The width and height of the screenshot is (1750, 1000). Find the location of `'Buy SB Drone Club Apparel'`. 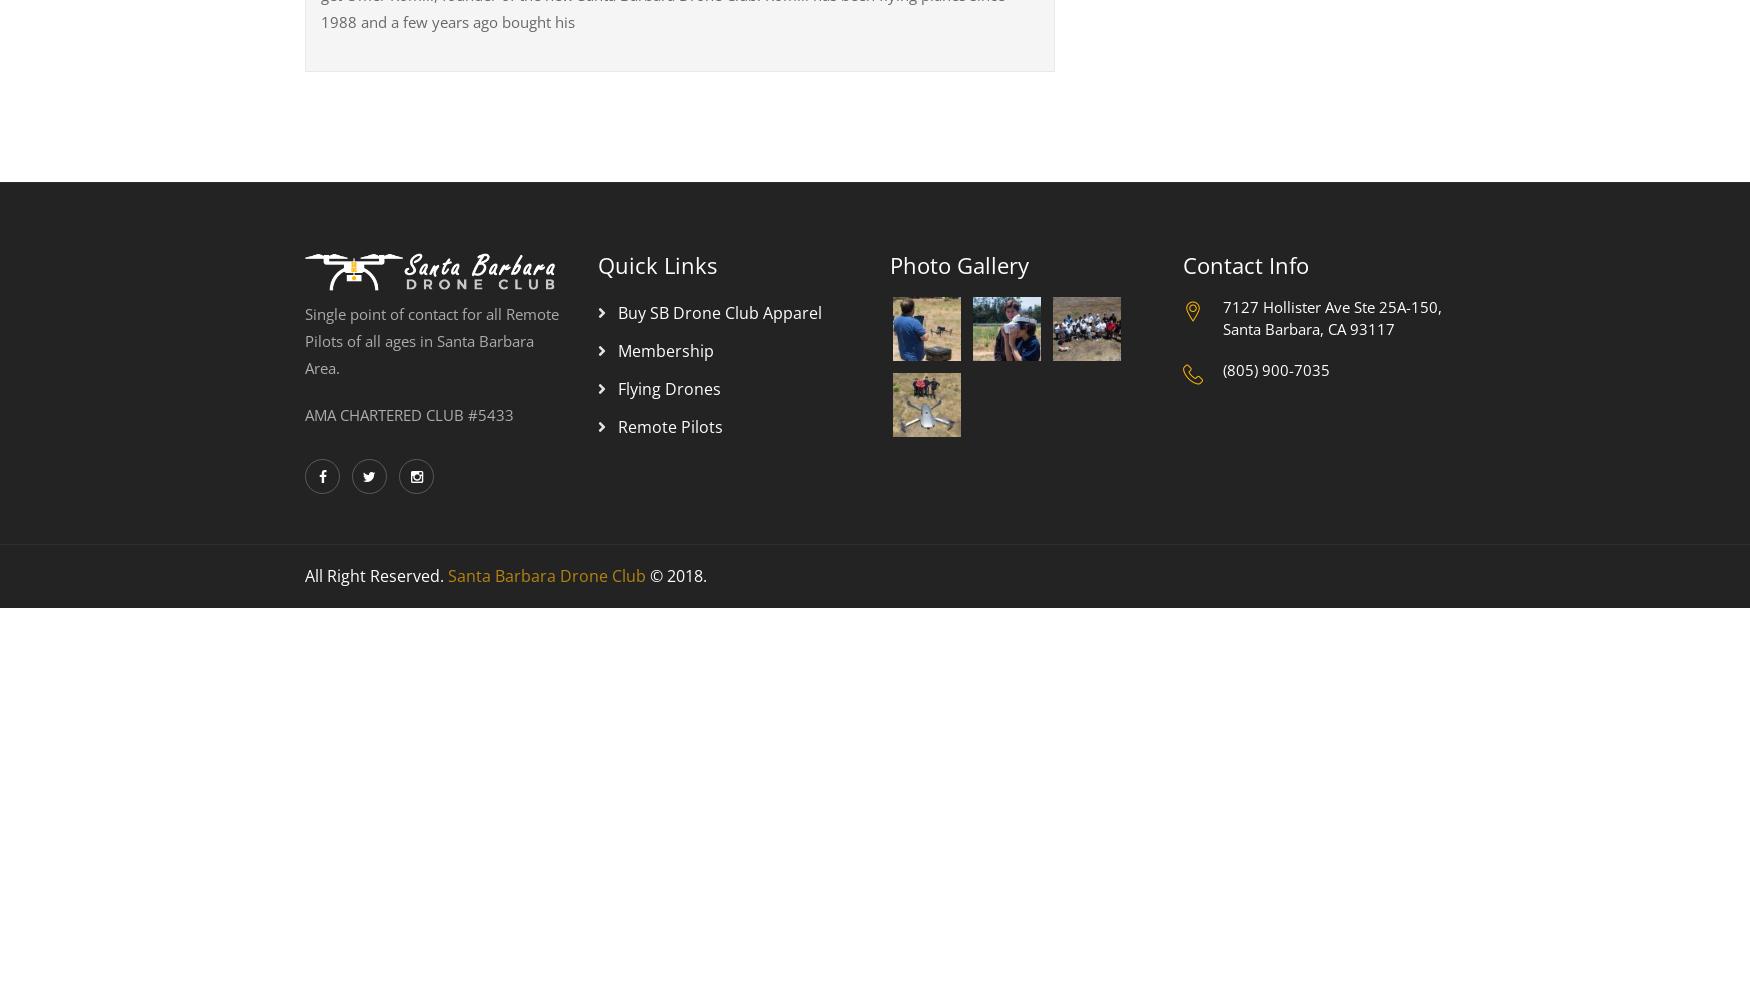

'Buy SB Drone Club Apparel' is located at coordinates (719, 312).